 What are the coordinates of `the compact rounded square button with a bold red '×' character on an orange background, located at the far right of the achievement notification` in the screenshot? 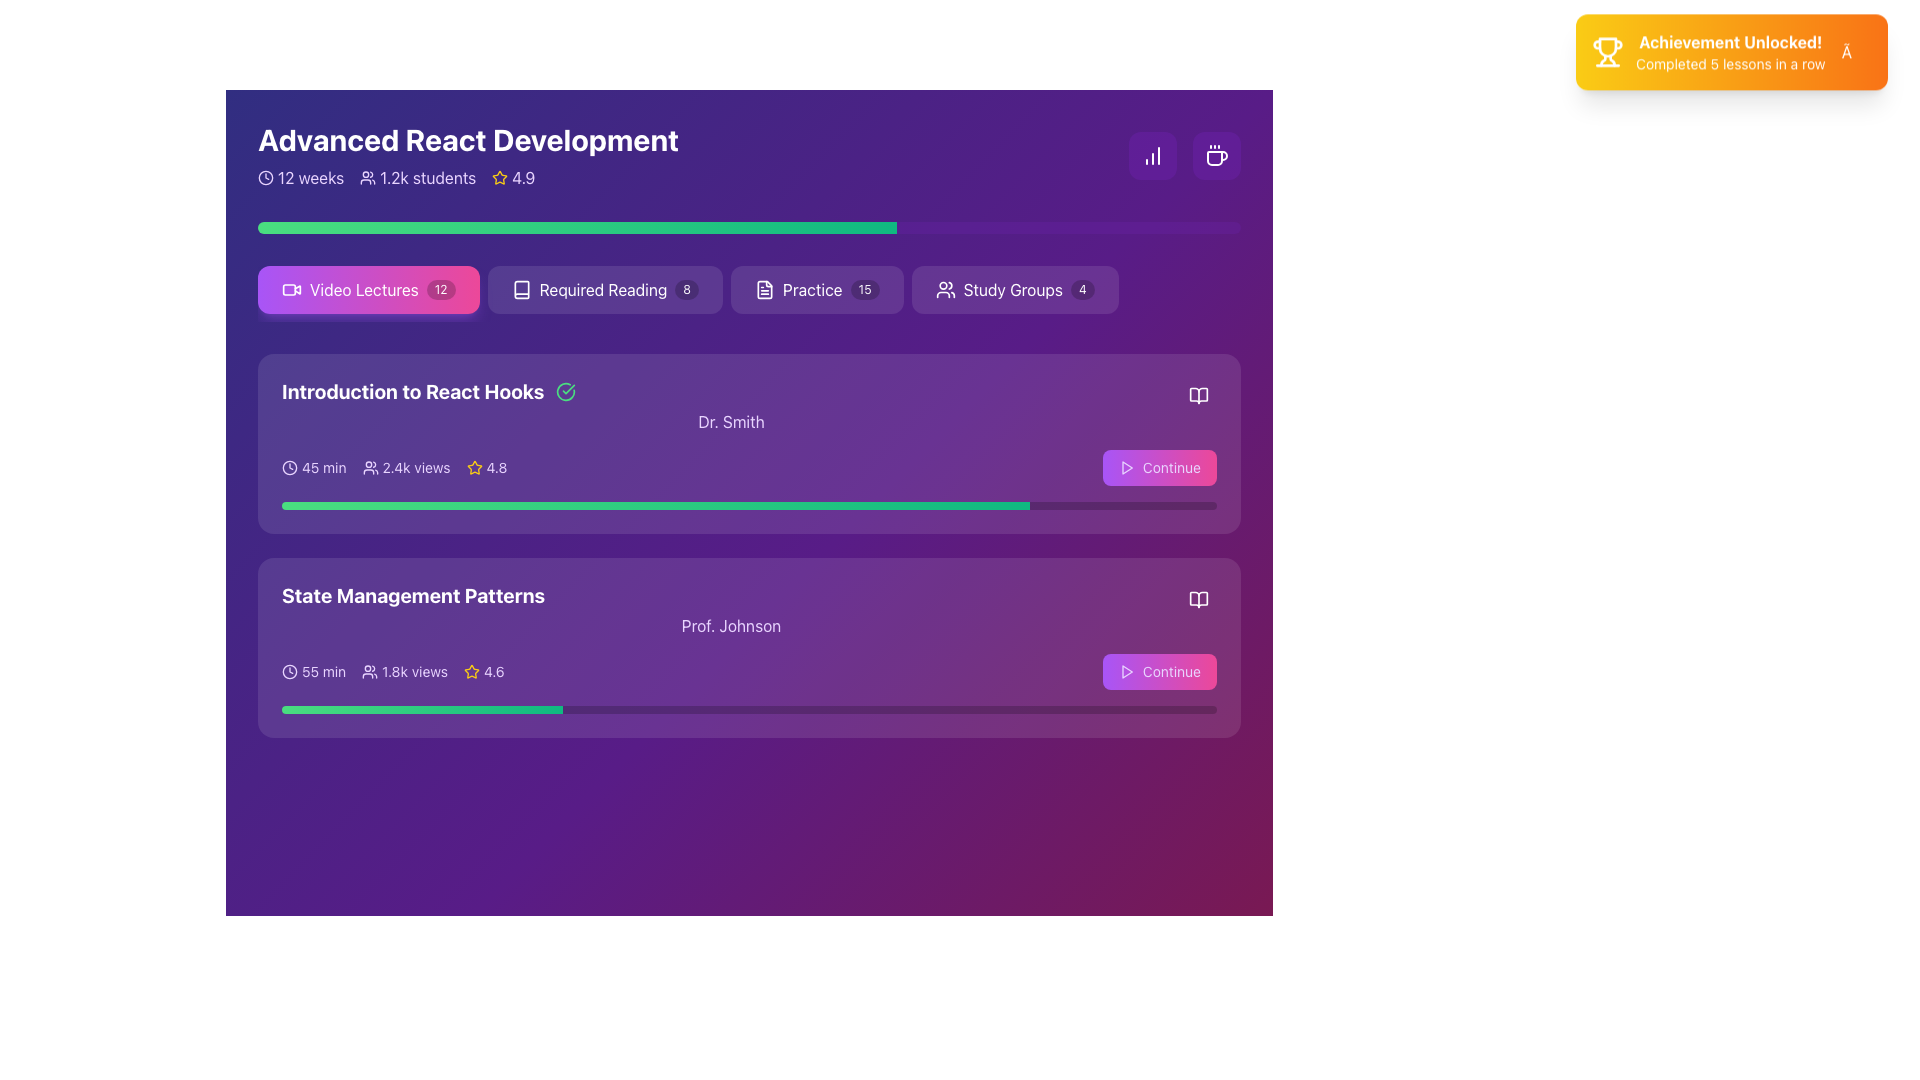 It's located at (1853, 59).